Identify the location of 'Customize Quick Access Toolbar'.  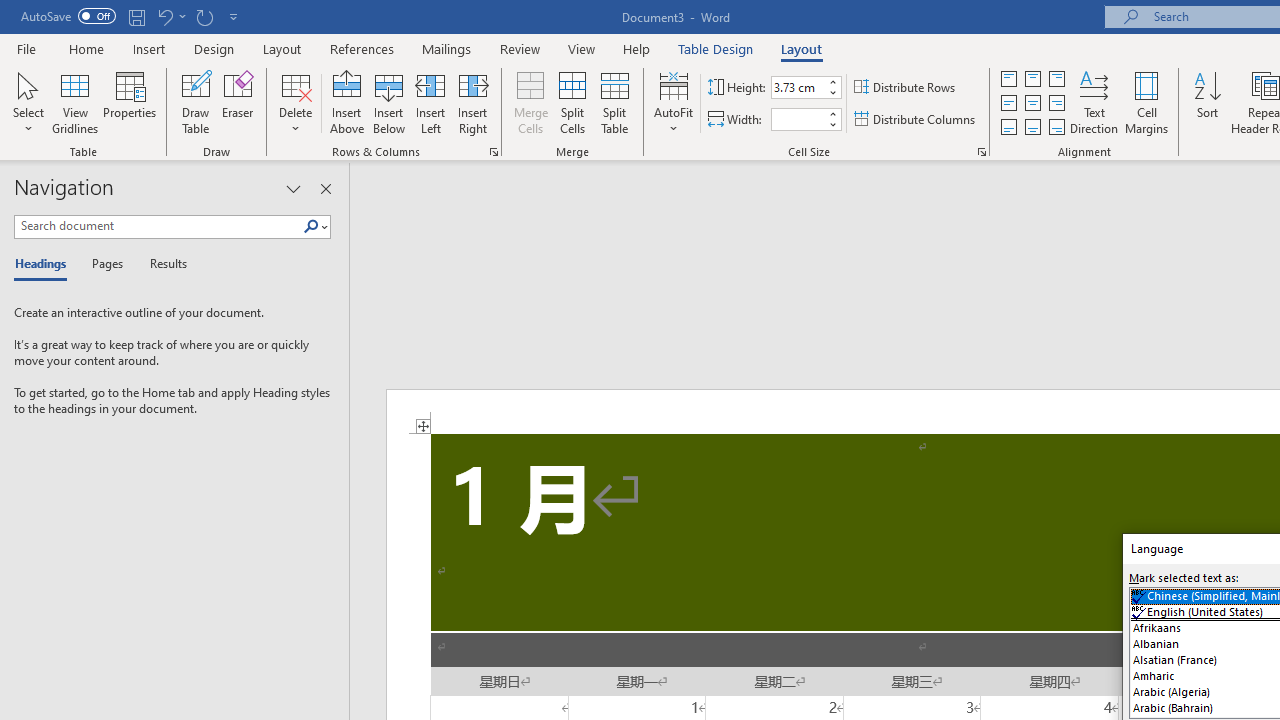
(234, 16).